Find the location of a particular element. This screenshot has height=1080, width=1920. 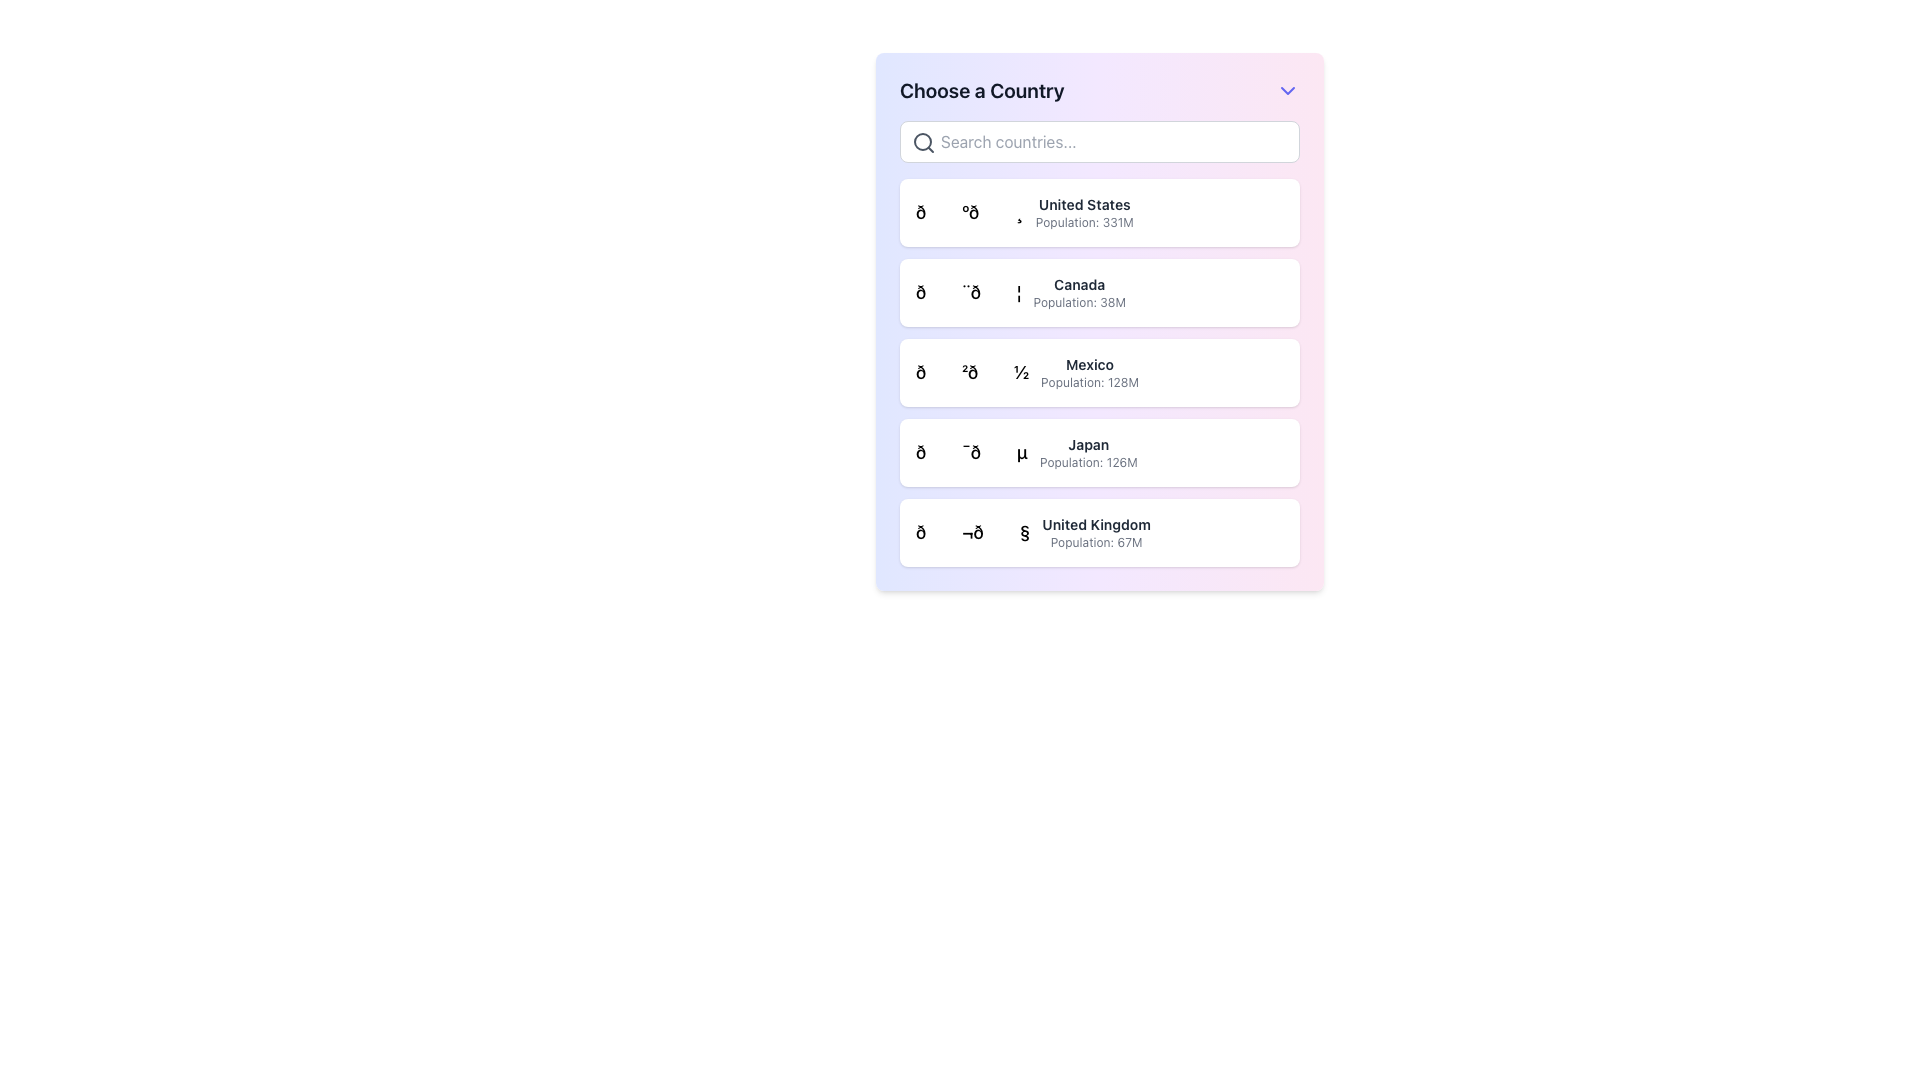

the textual label representing an emoji or symbolic text ('ð²ð½') located to the left of the 'Mexico' entry in the list is located at coordinates (972, 373).